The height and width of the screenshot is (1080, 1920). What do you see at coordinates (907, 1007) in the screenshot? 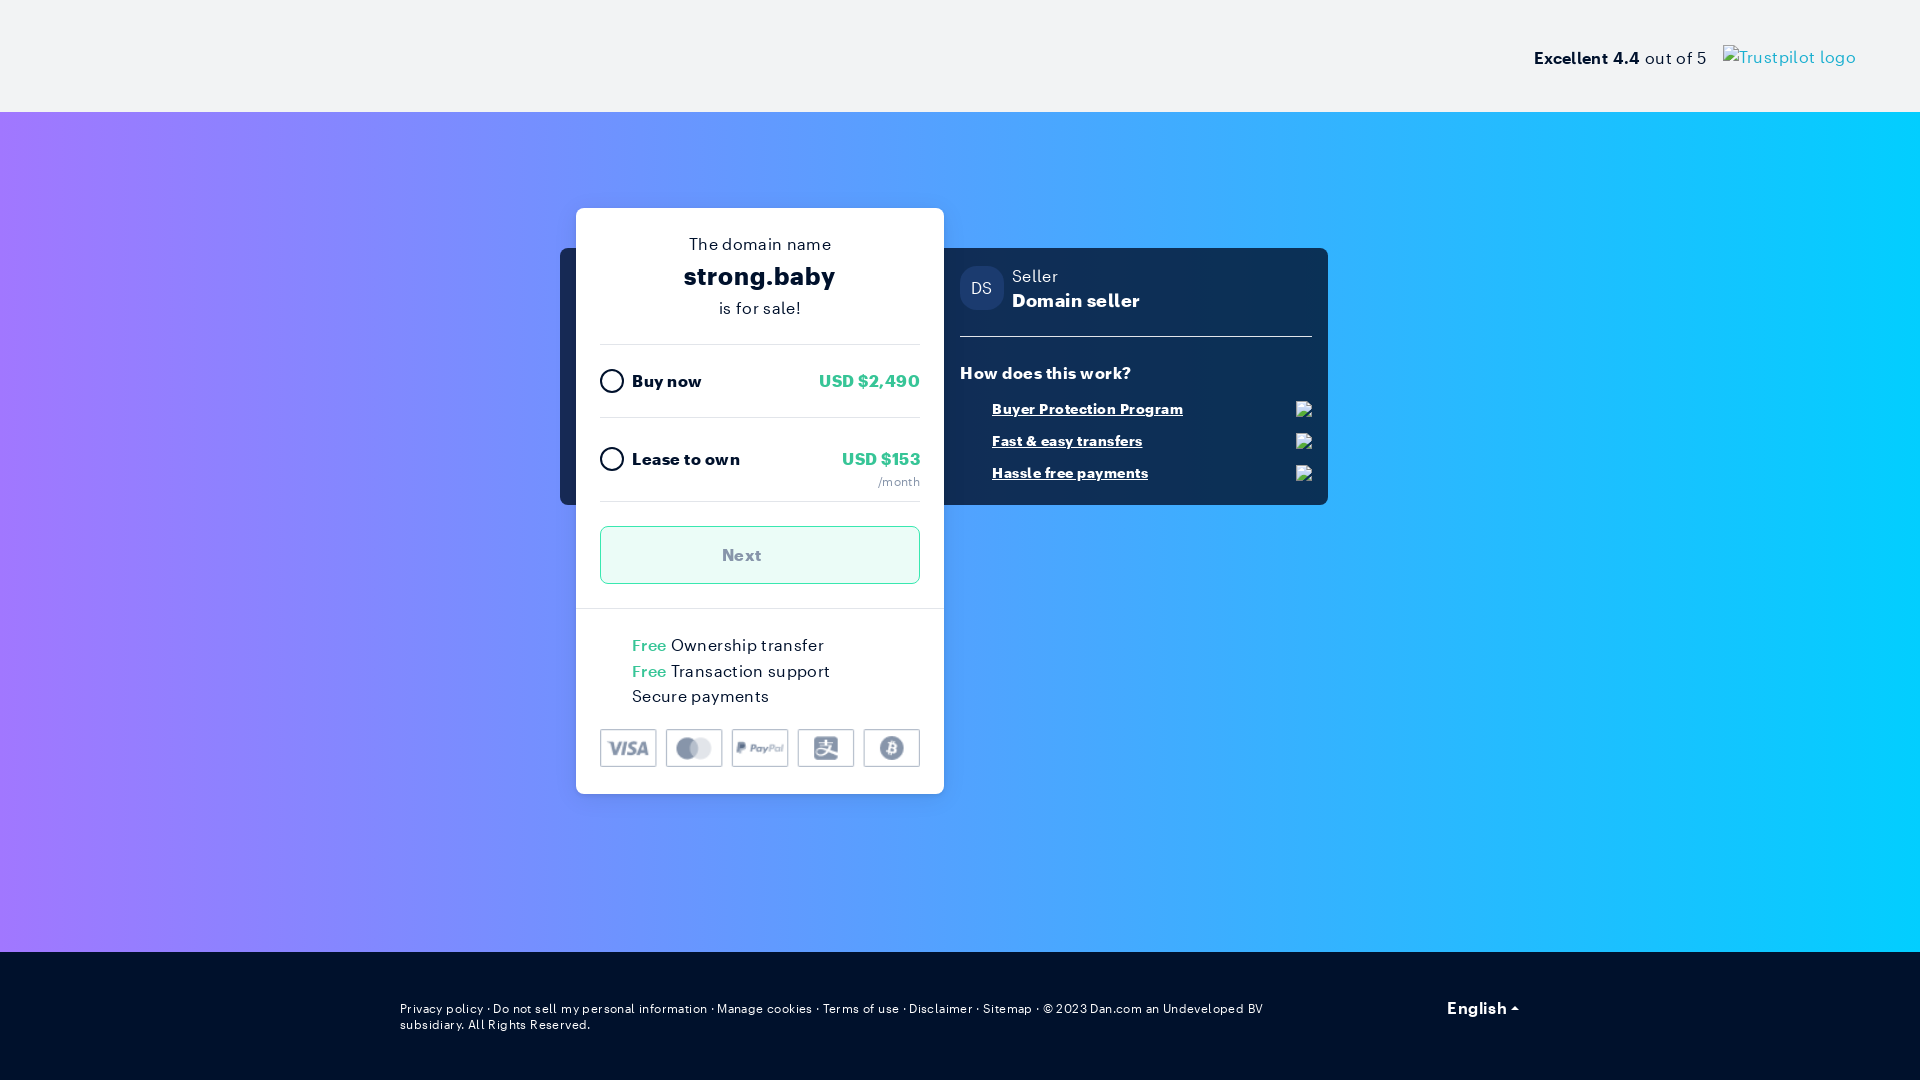
I see `'Disclaimer'` at bounding box center [907, 1007].